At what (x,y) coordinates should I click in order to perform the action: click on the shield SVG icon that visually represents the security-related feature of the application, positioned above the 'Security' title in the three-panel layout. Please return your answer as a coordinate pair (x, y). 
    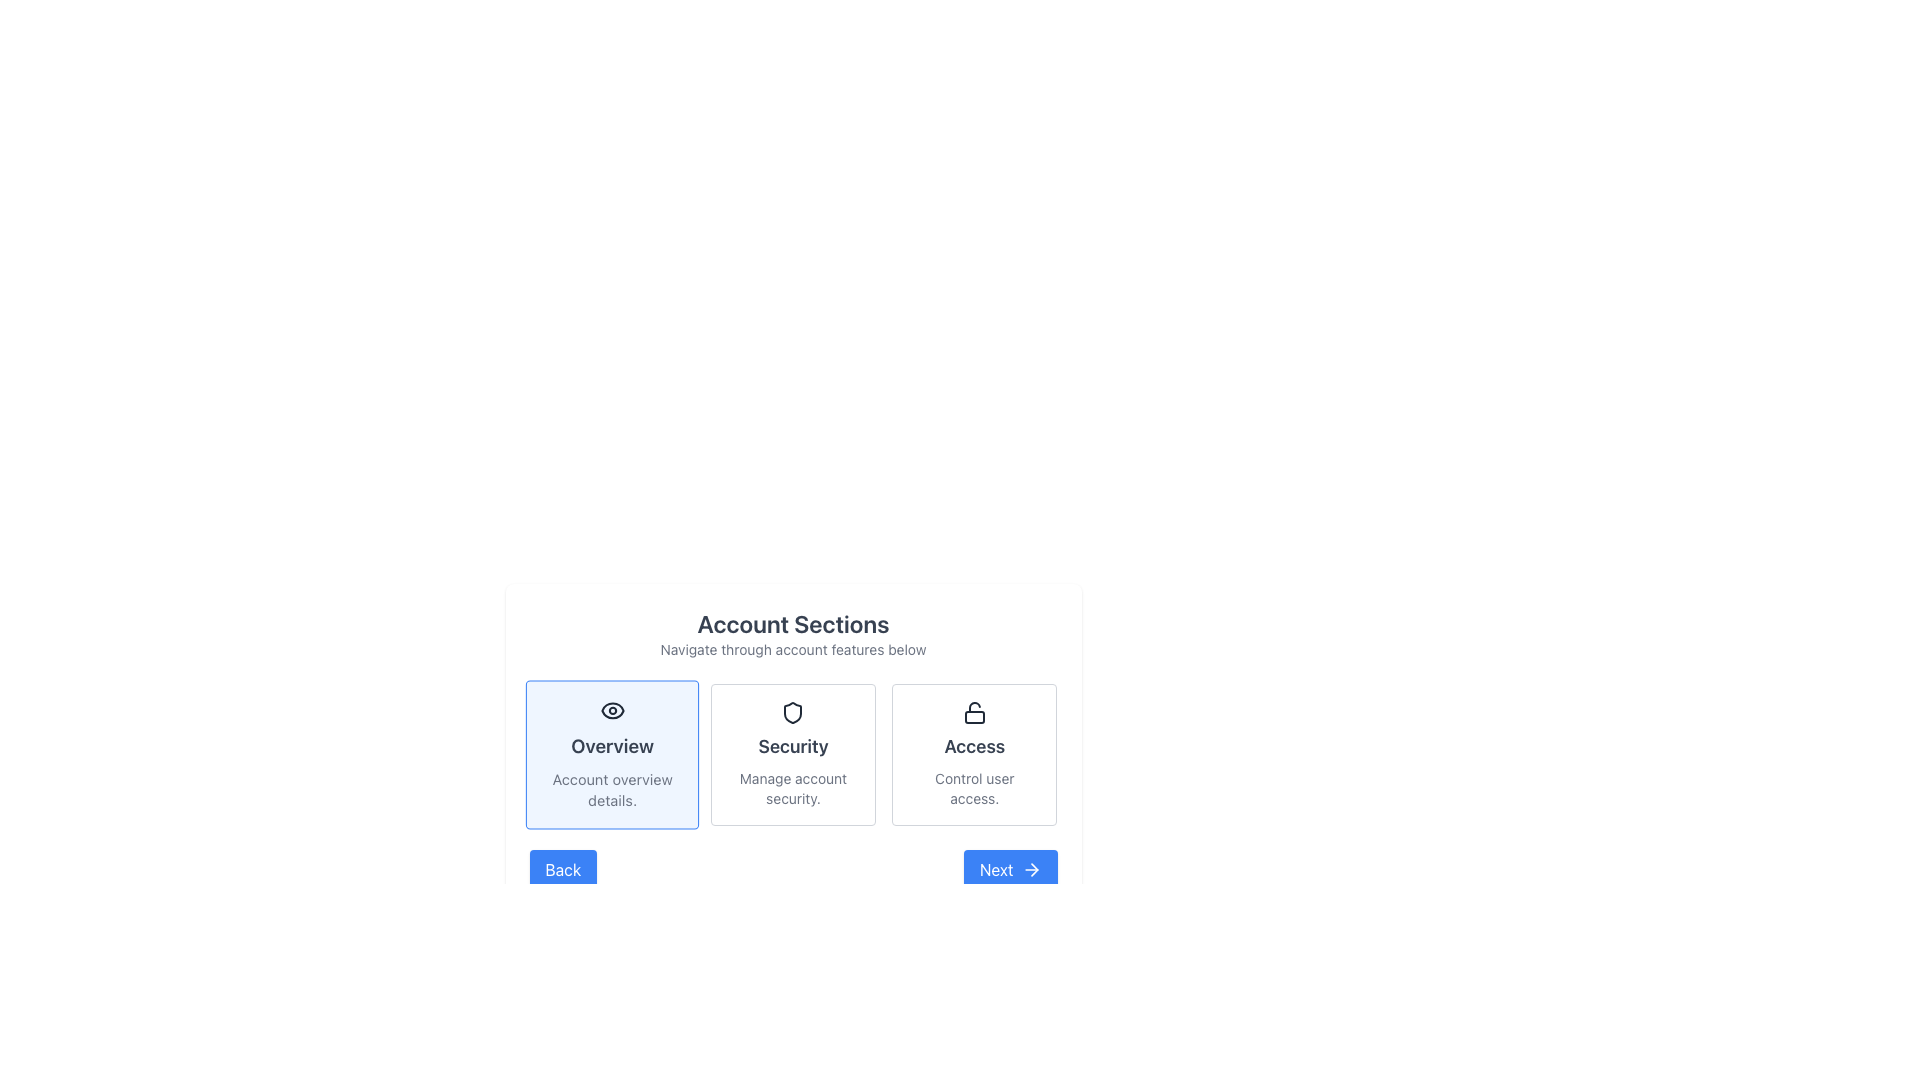
    Looking at the image, I should click on (792, 712).